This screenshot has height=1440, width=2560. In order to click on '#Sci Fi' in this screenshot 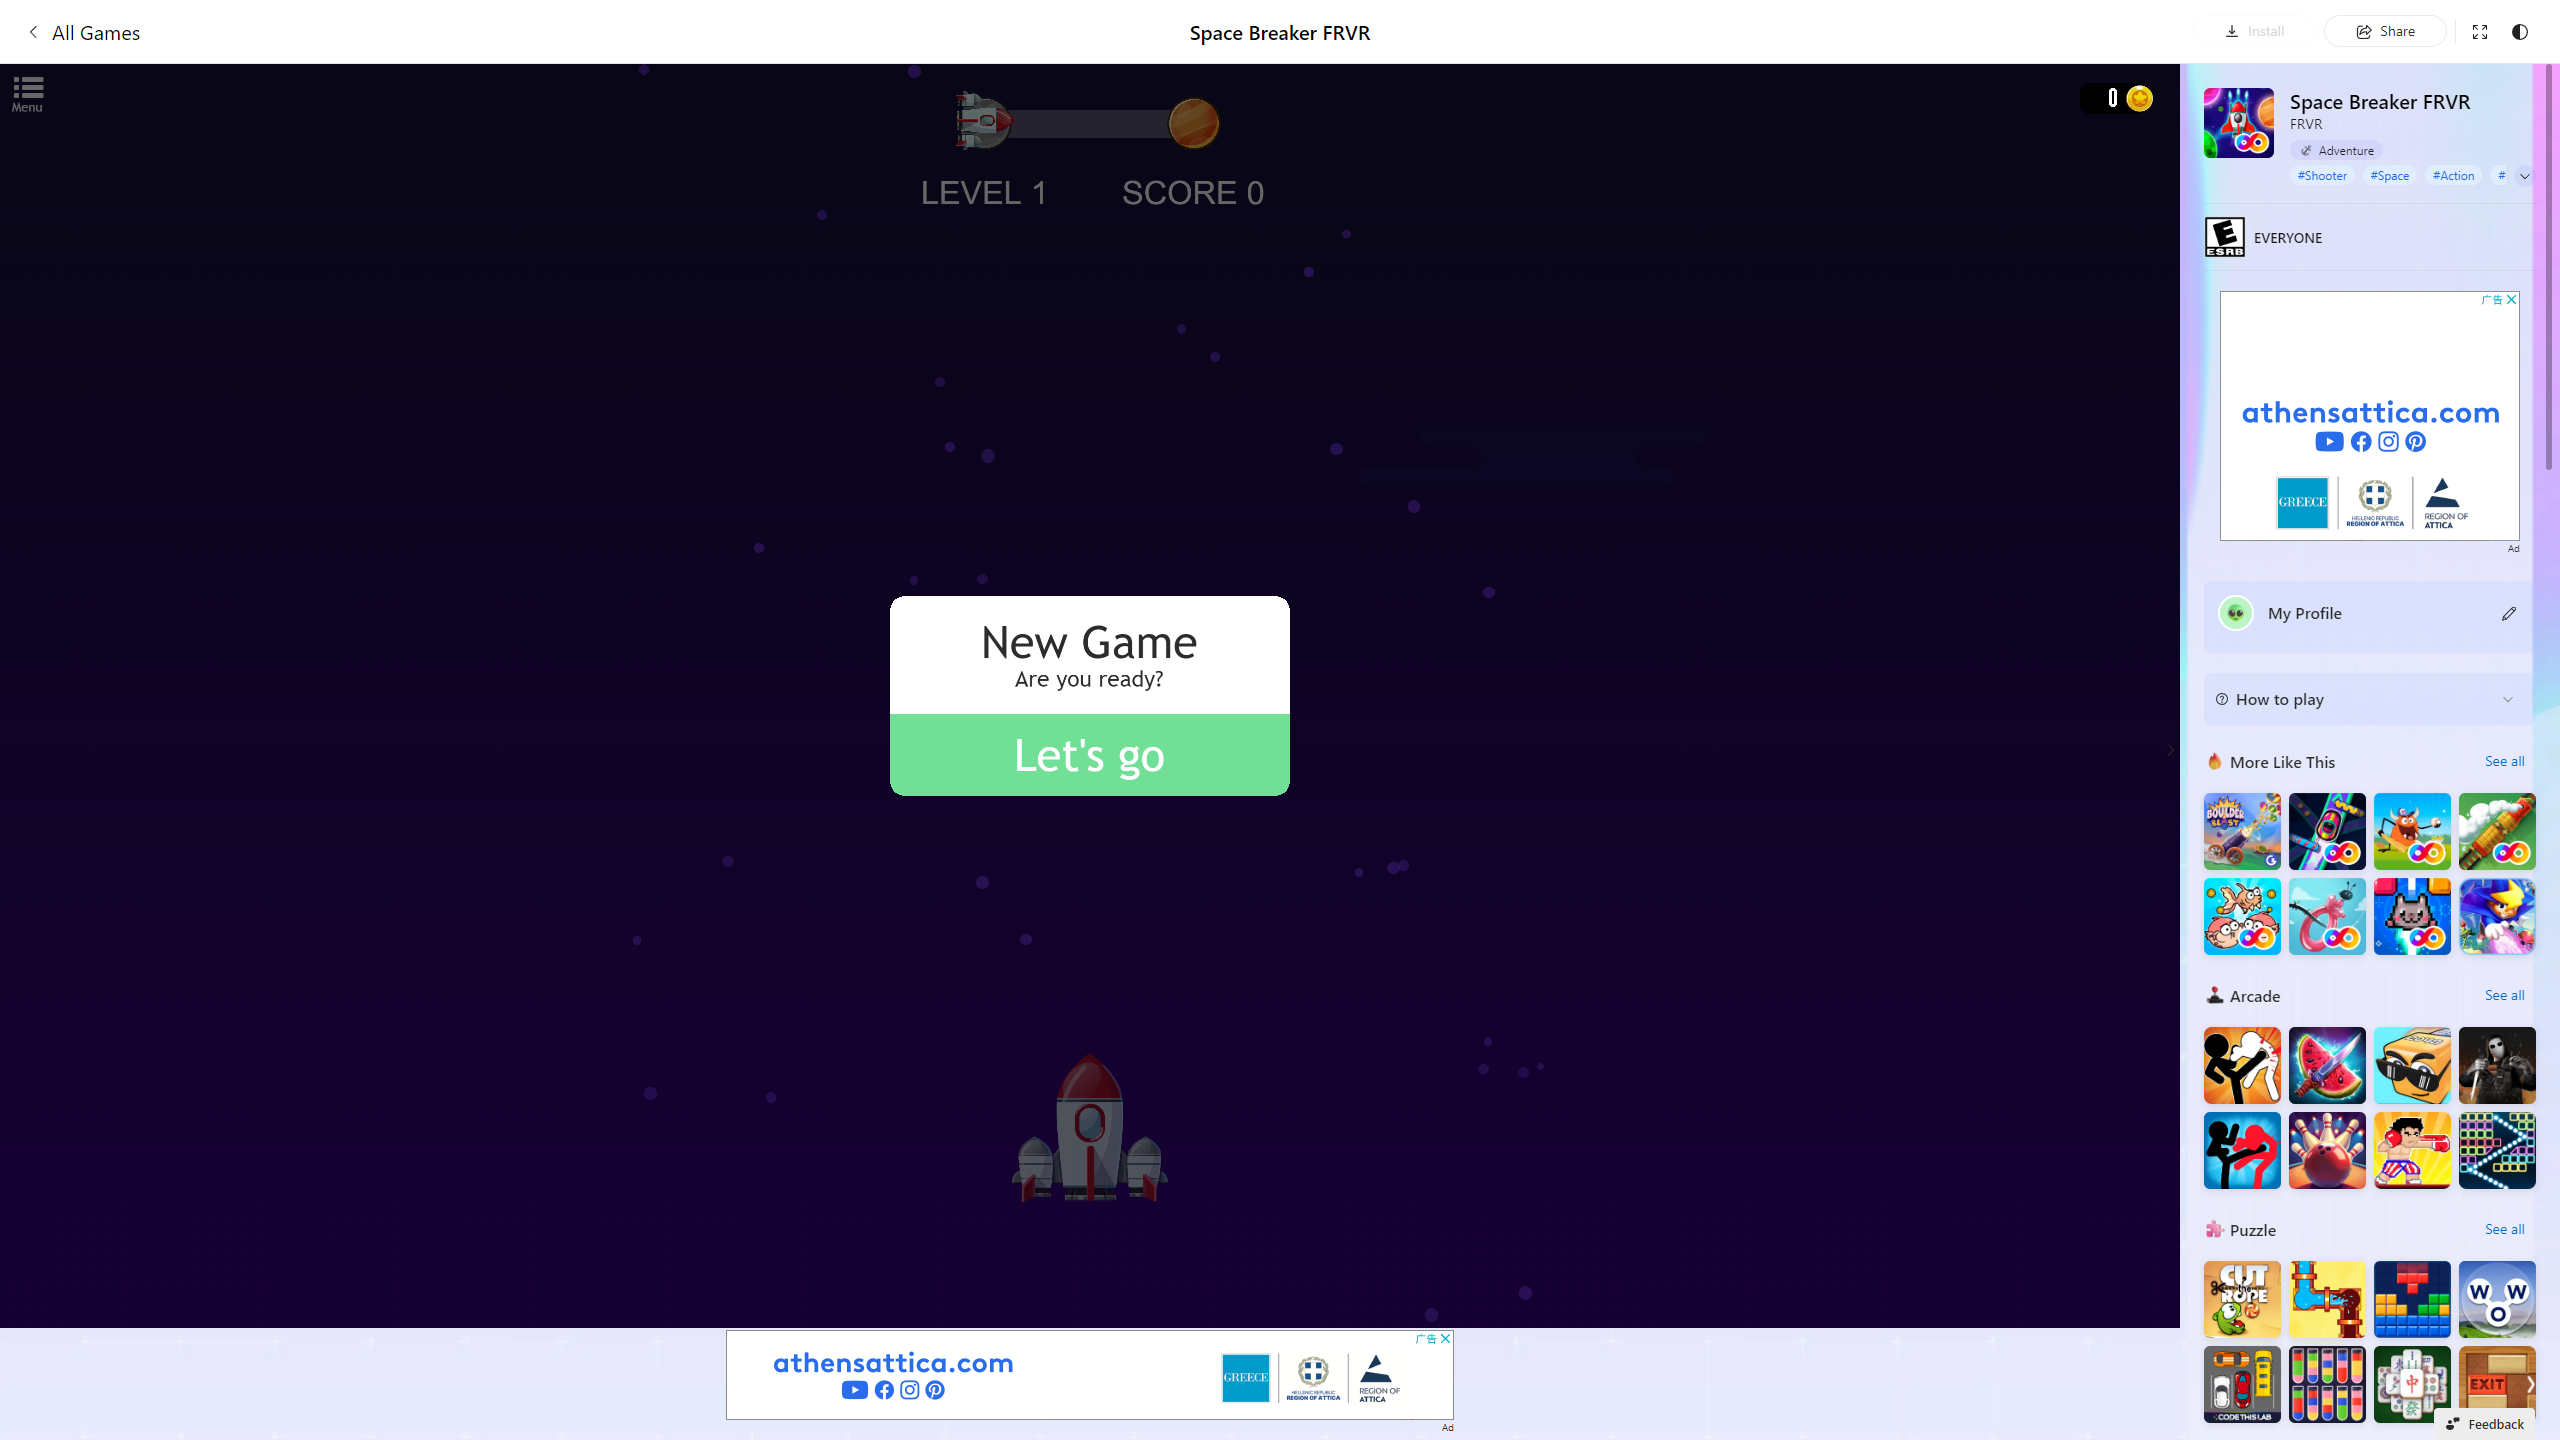, I will do `click(2515, 173)`.